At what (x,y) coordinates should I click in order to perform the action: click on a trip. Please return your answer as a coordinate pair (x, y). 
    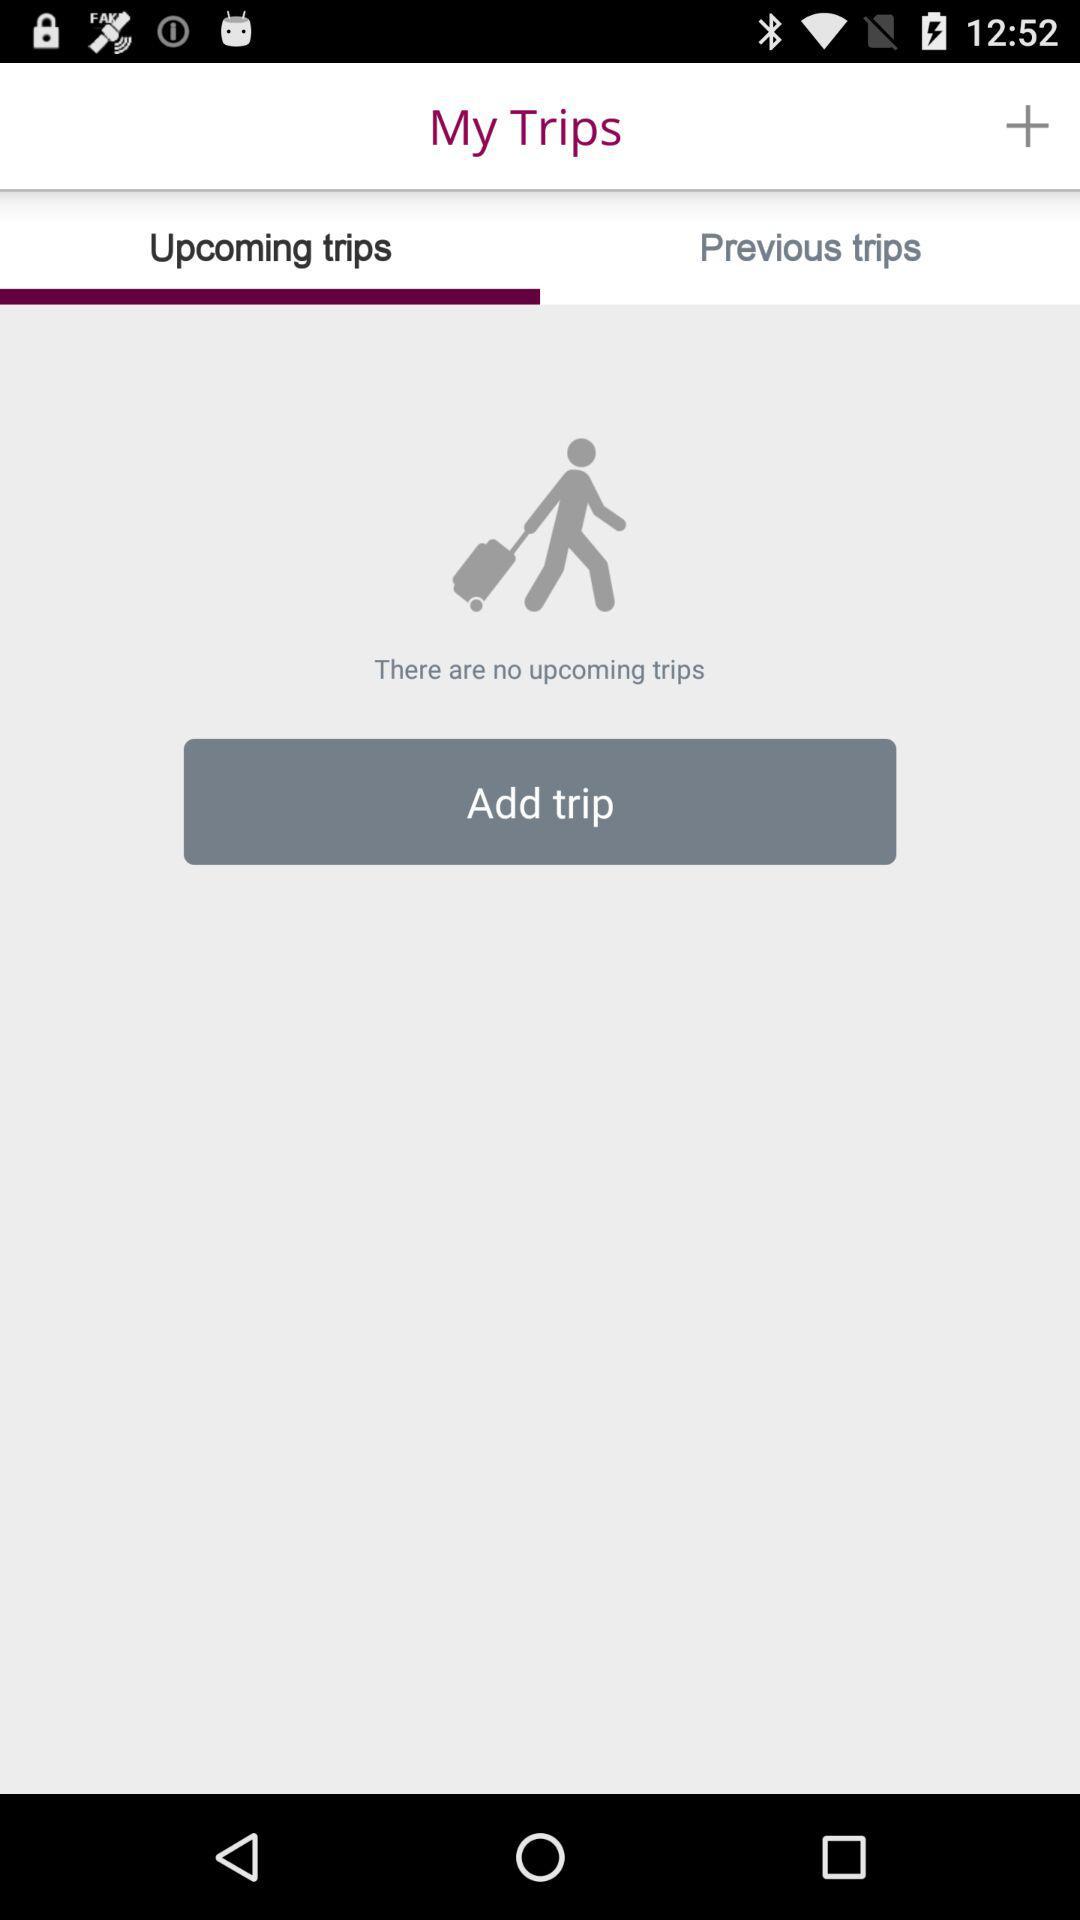
    Looking at the image, I should click on (1027, 124).